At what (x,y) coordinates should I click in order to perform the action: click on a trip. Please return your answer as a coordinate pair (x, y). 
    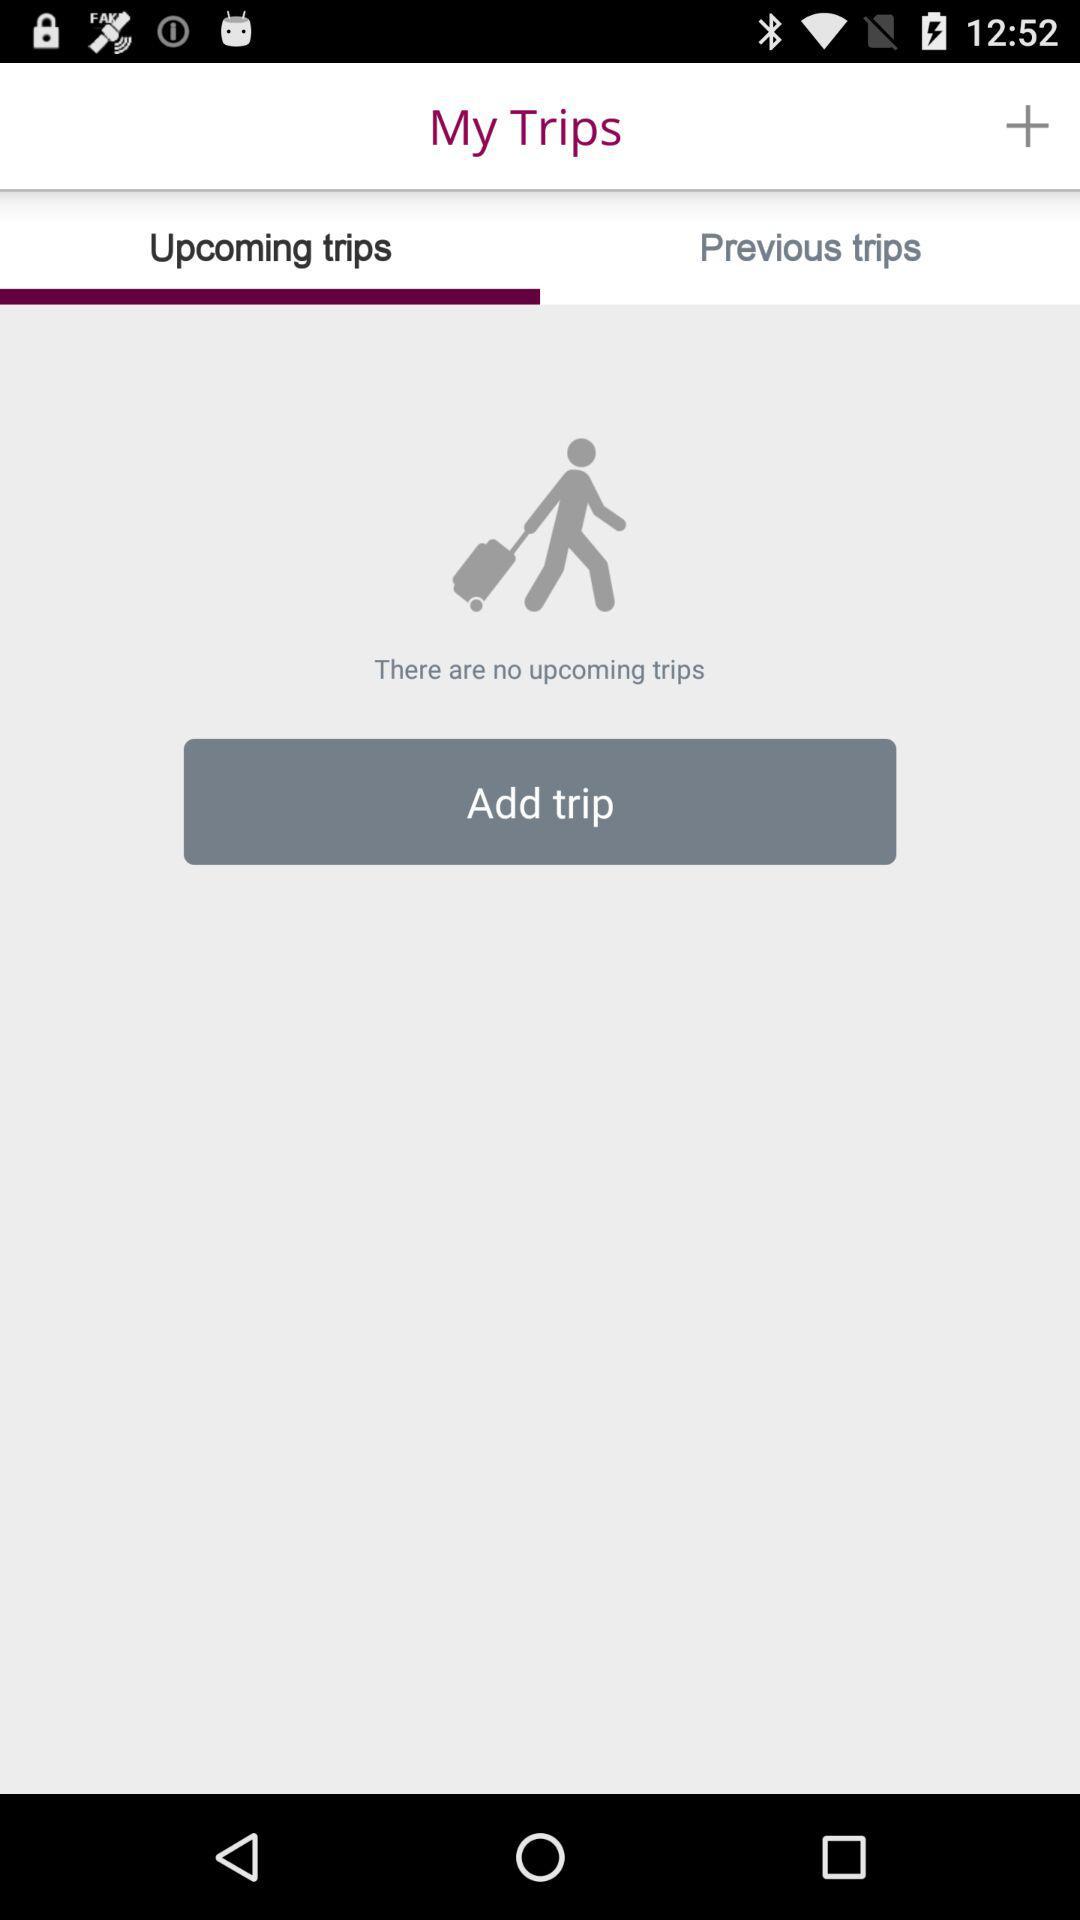
    Looking at the image, I should click on (1027, 124).